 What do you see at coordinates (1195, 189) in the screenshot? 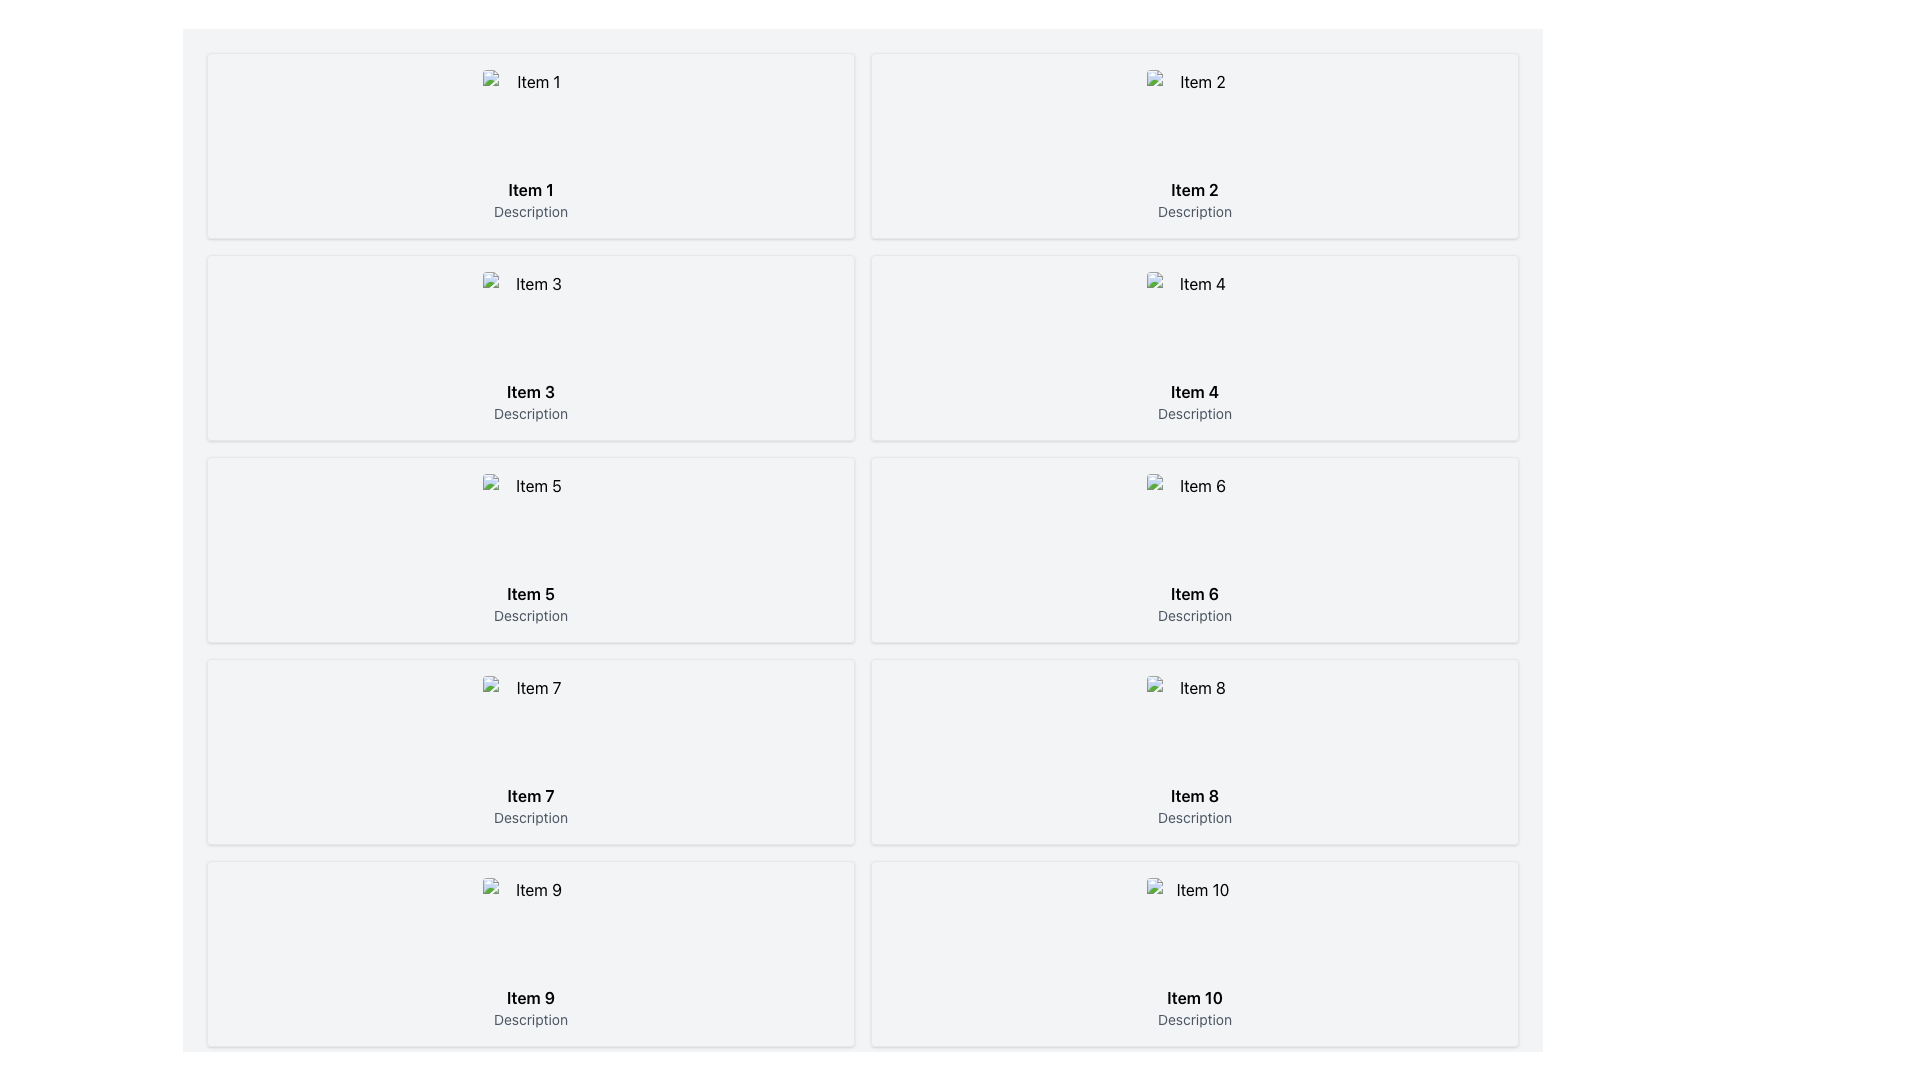
I see `the text label displaying 'Item 2' in bold font, which is positioned under an image and above the description text, to potentially trigger visual feedback` at bounding box center [1195, 189].